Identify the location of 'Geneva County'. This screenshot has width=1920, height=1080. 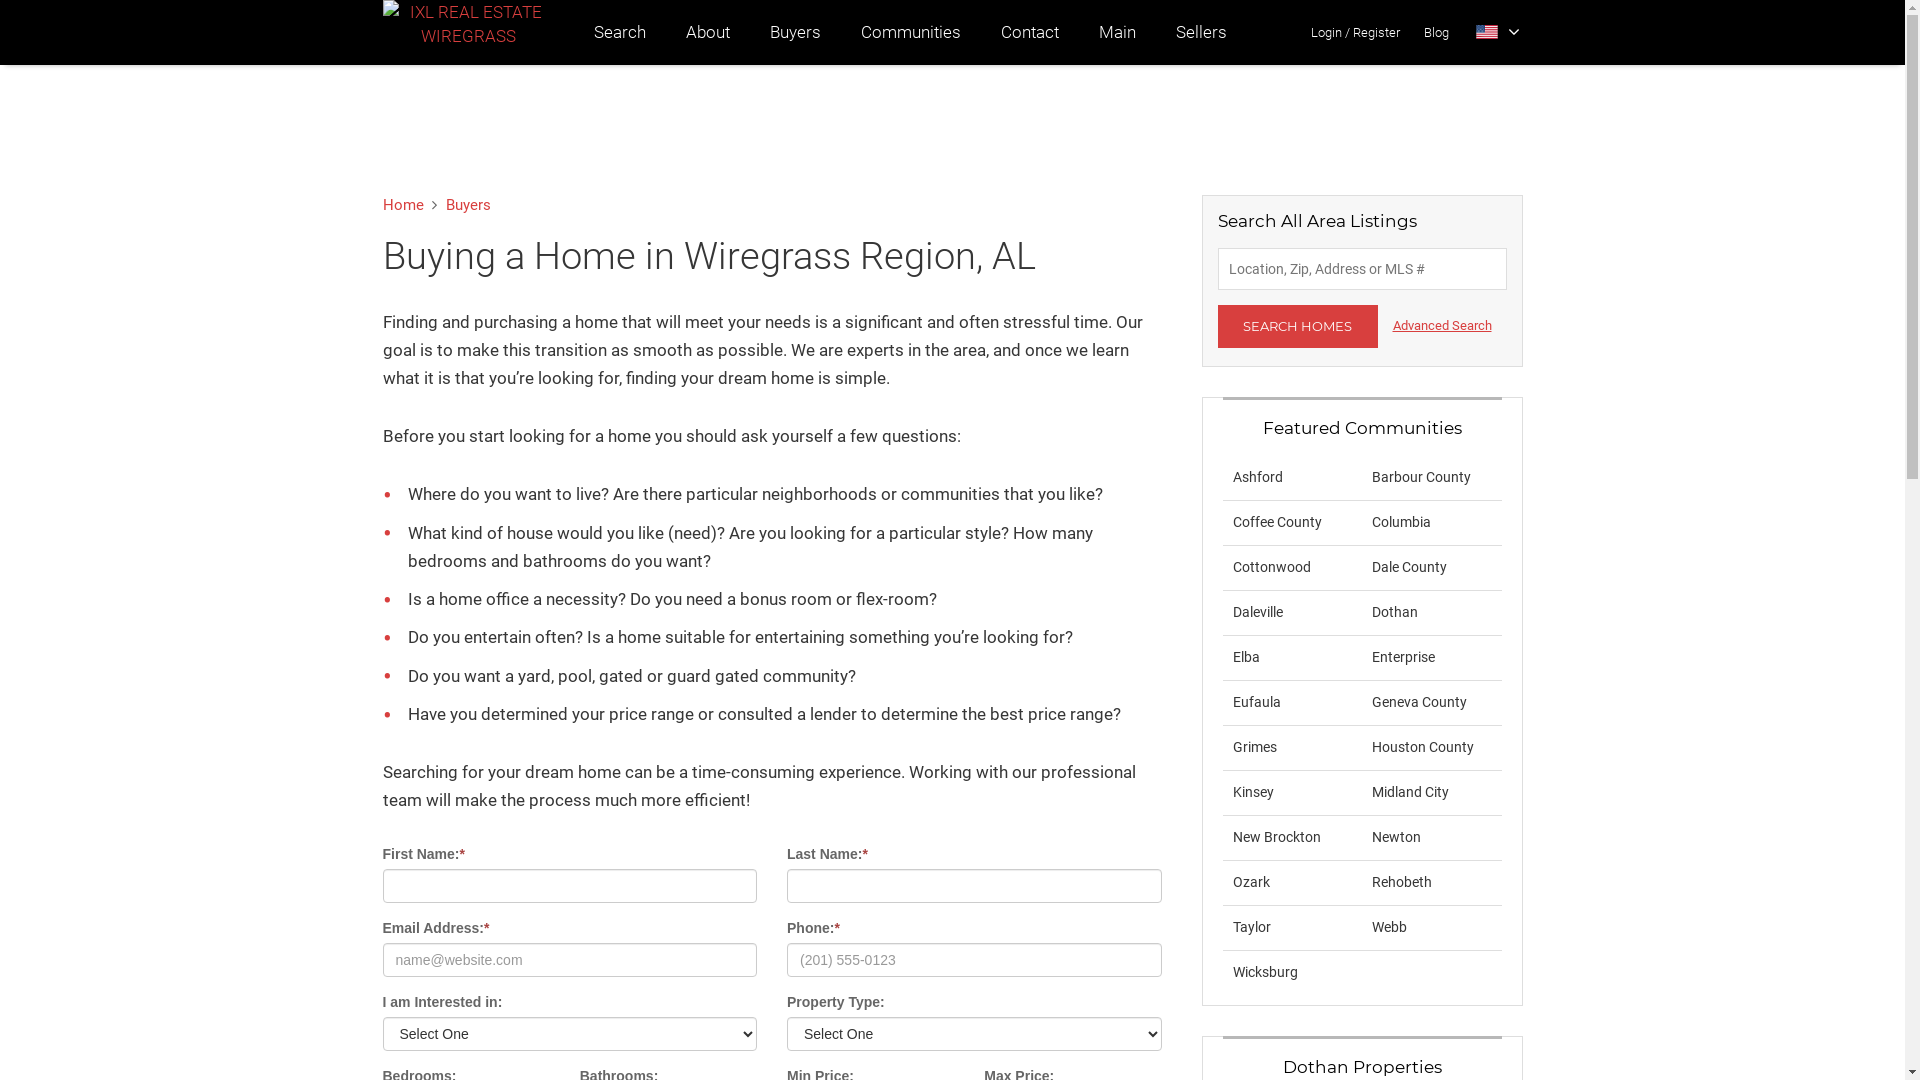
(1418, 701).